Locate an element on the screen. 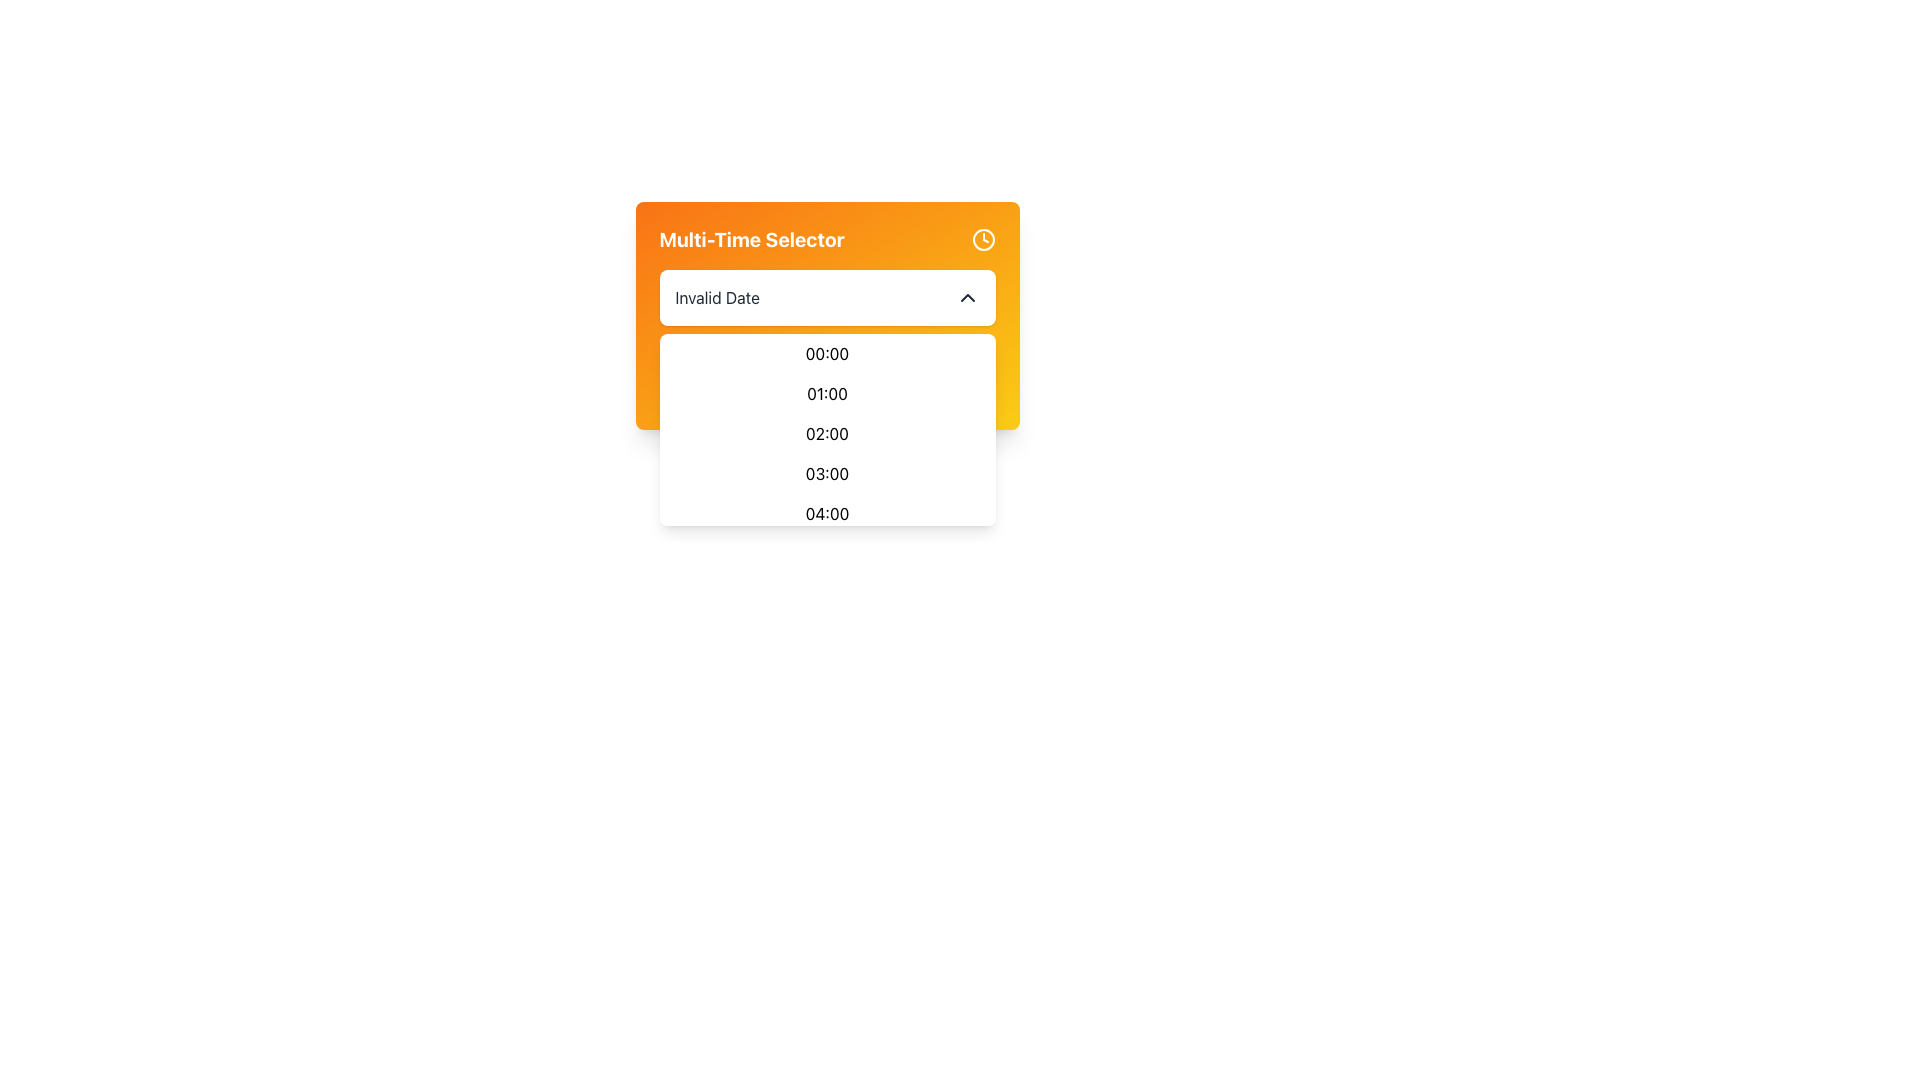 This screenshot has height=1080, width=1920. the selectable list item displaying '00:00' in the dropdown menu is located at coordinates (827, 353).